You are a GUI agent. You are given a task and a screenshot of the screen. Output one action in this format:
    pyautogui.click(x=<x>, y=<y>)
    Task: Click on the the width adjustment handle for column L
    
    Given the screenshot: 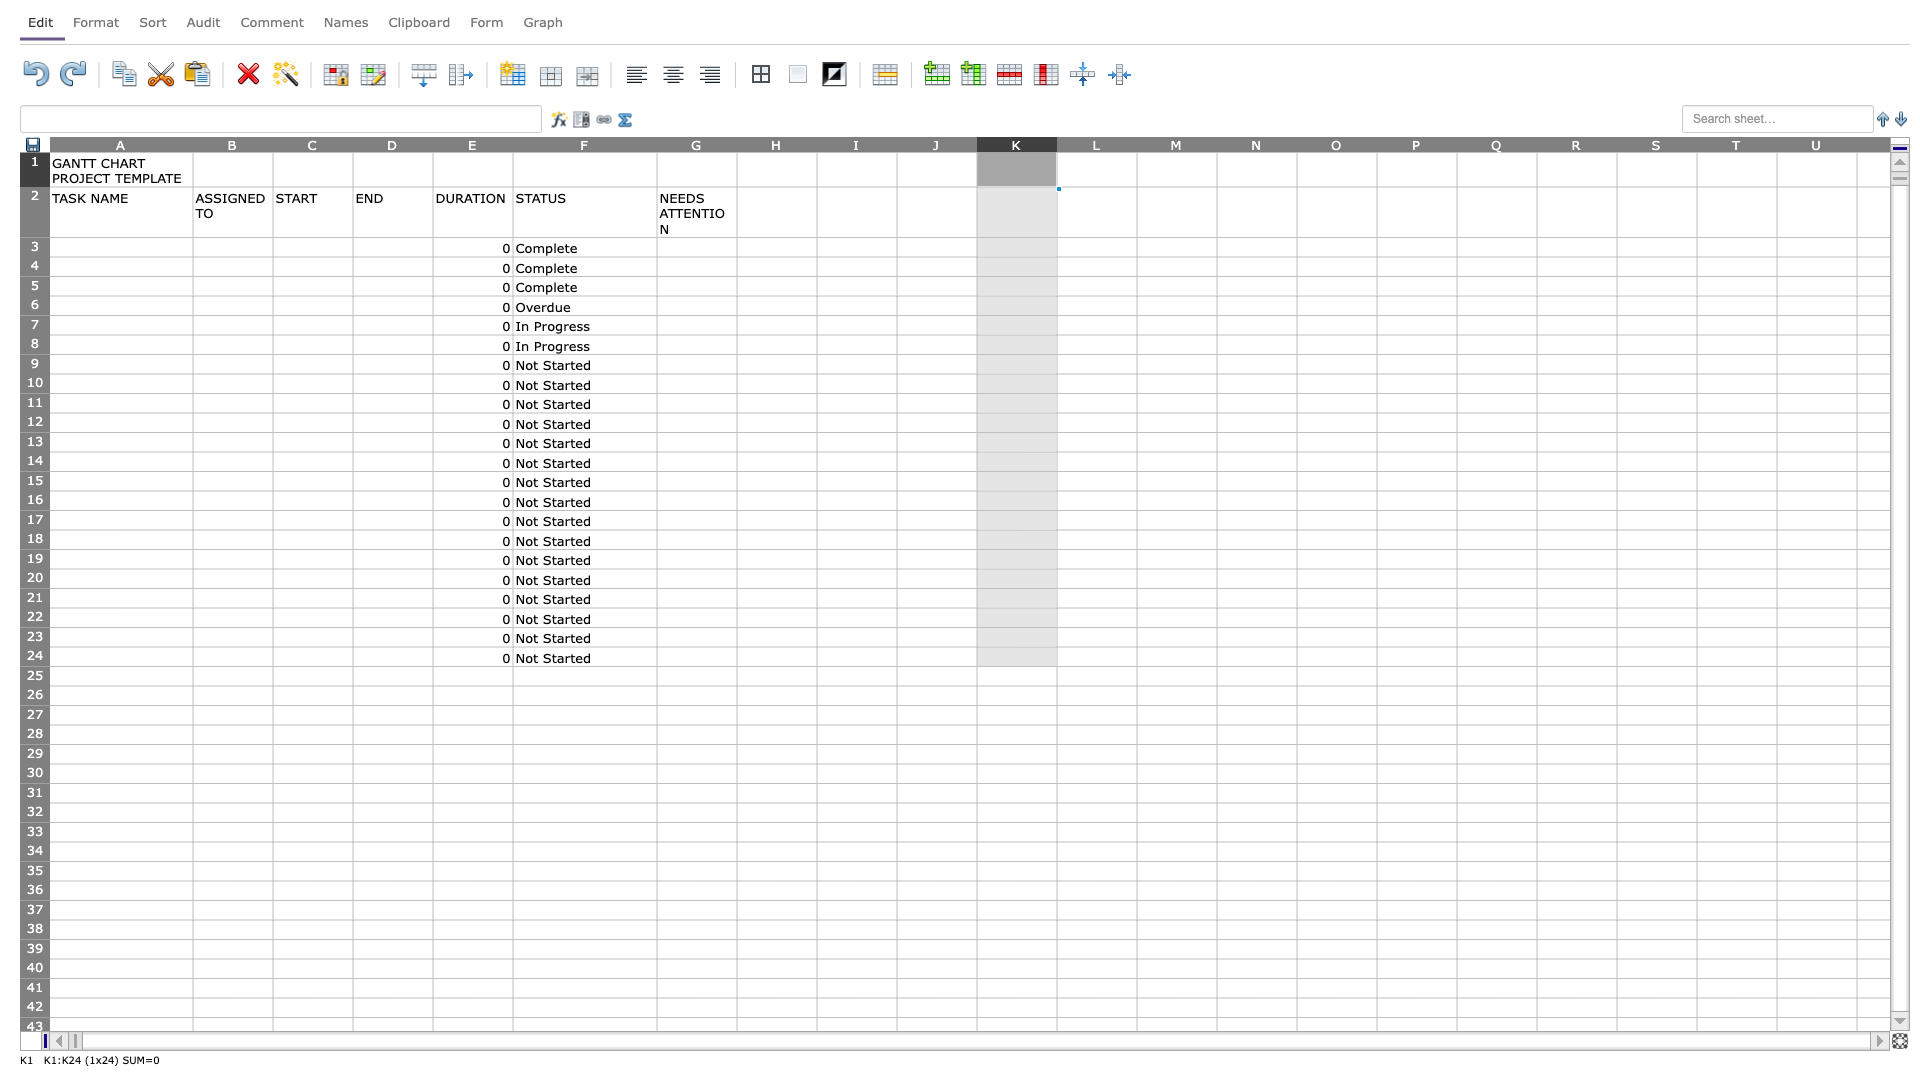 What is the action you would take?
    pyautogui.click(x=1137, y=143)
    